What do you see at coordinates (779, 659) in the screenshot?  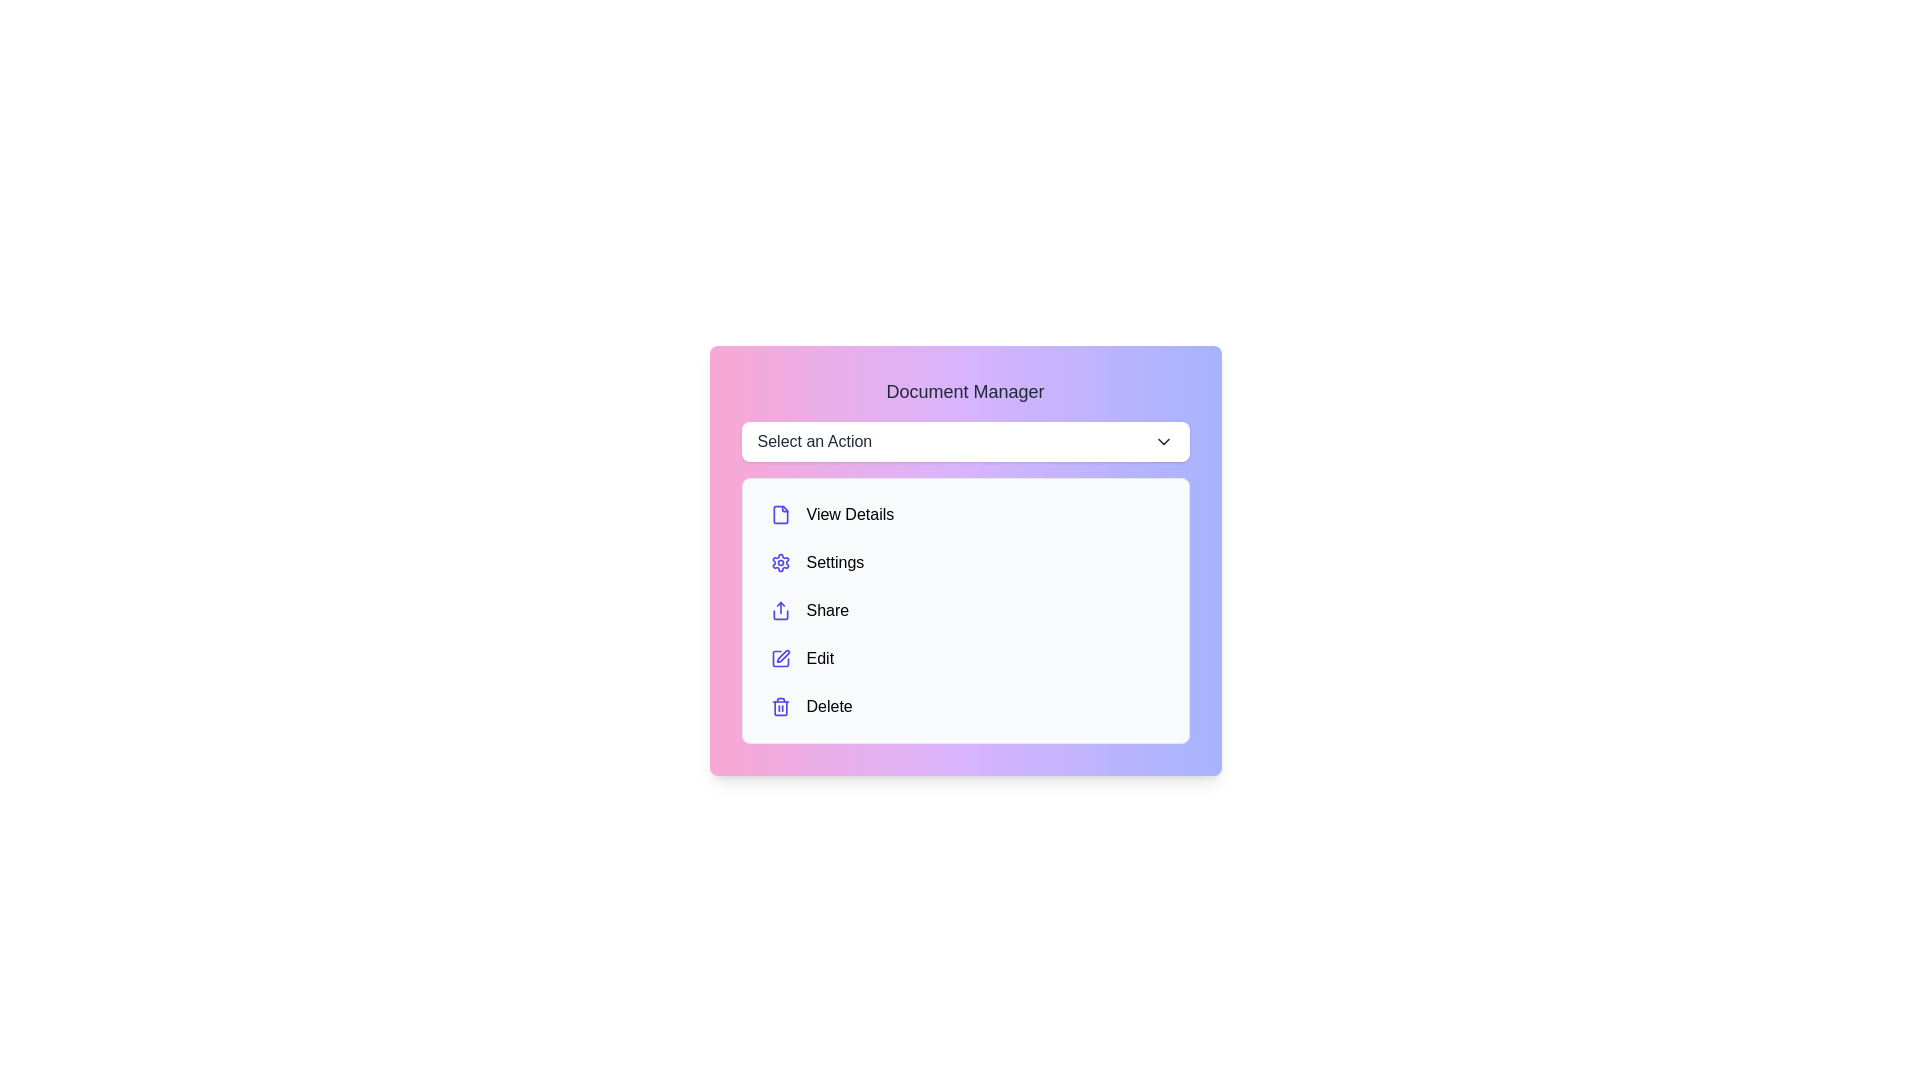 I see `the square pen icon located within the 'Edit' dropdown action menu, which features a vibrant indigo color and a distinctive pen design` at bounding box center [779, 659].